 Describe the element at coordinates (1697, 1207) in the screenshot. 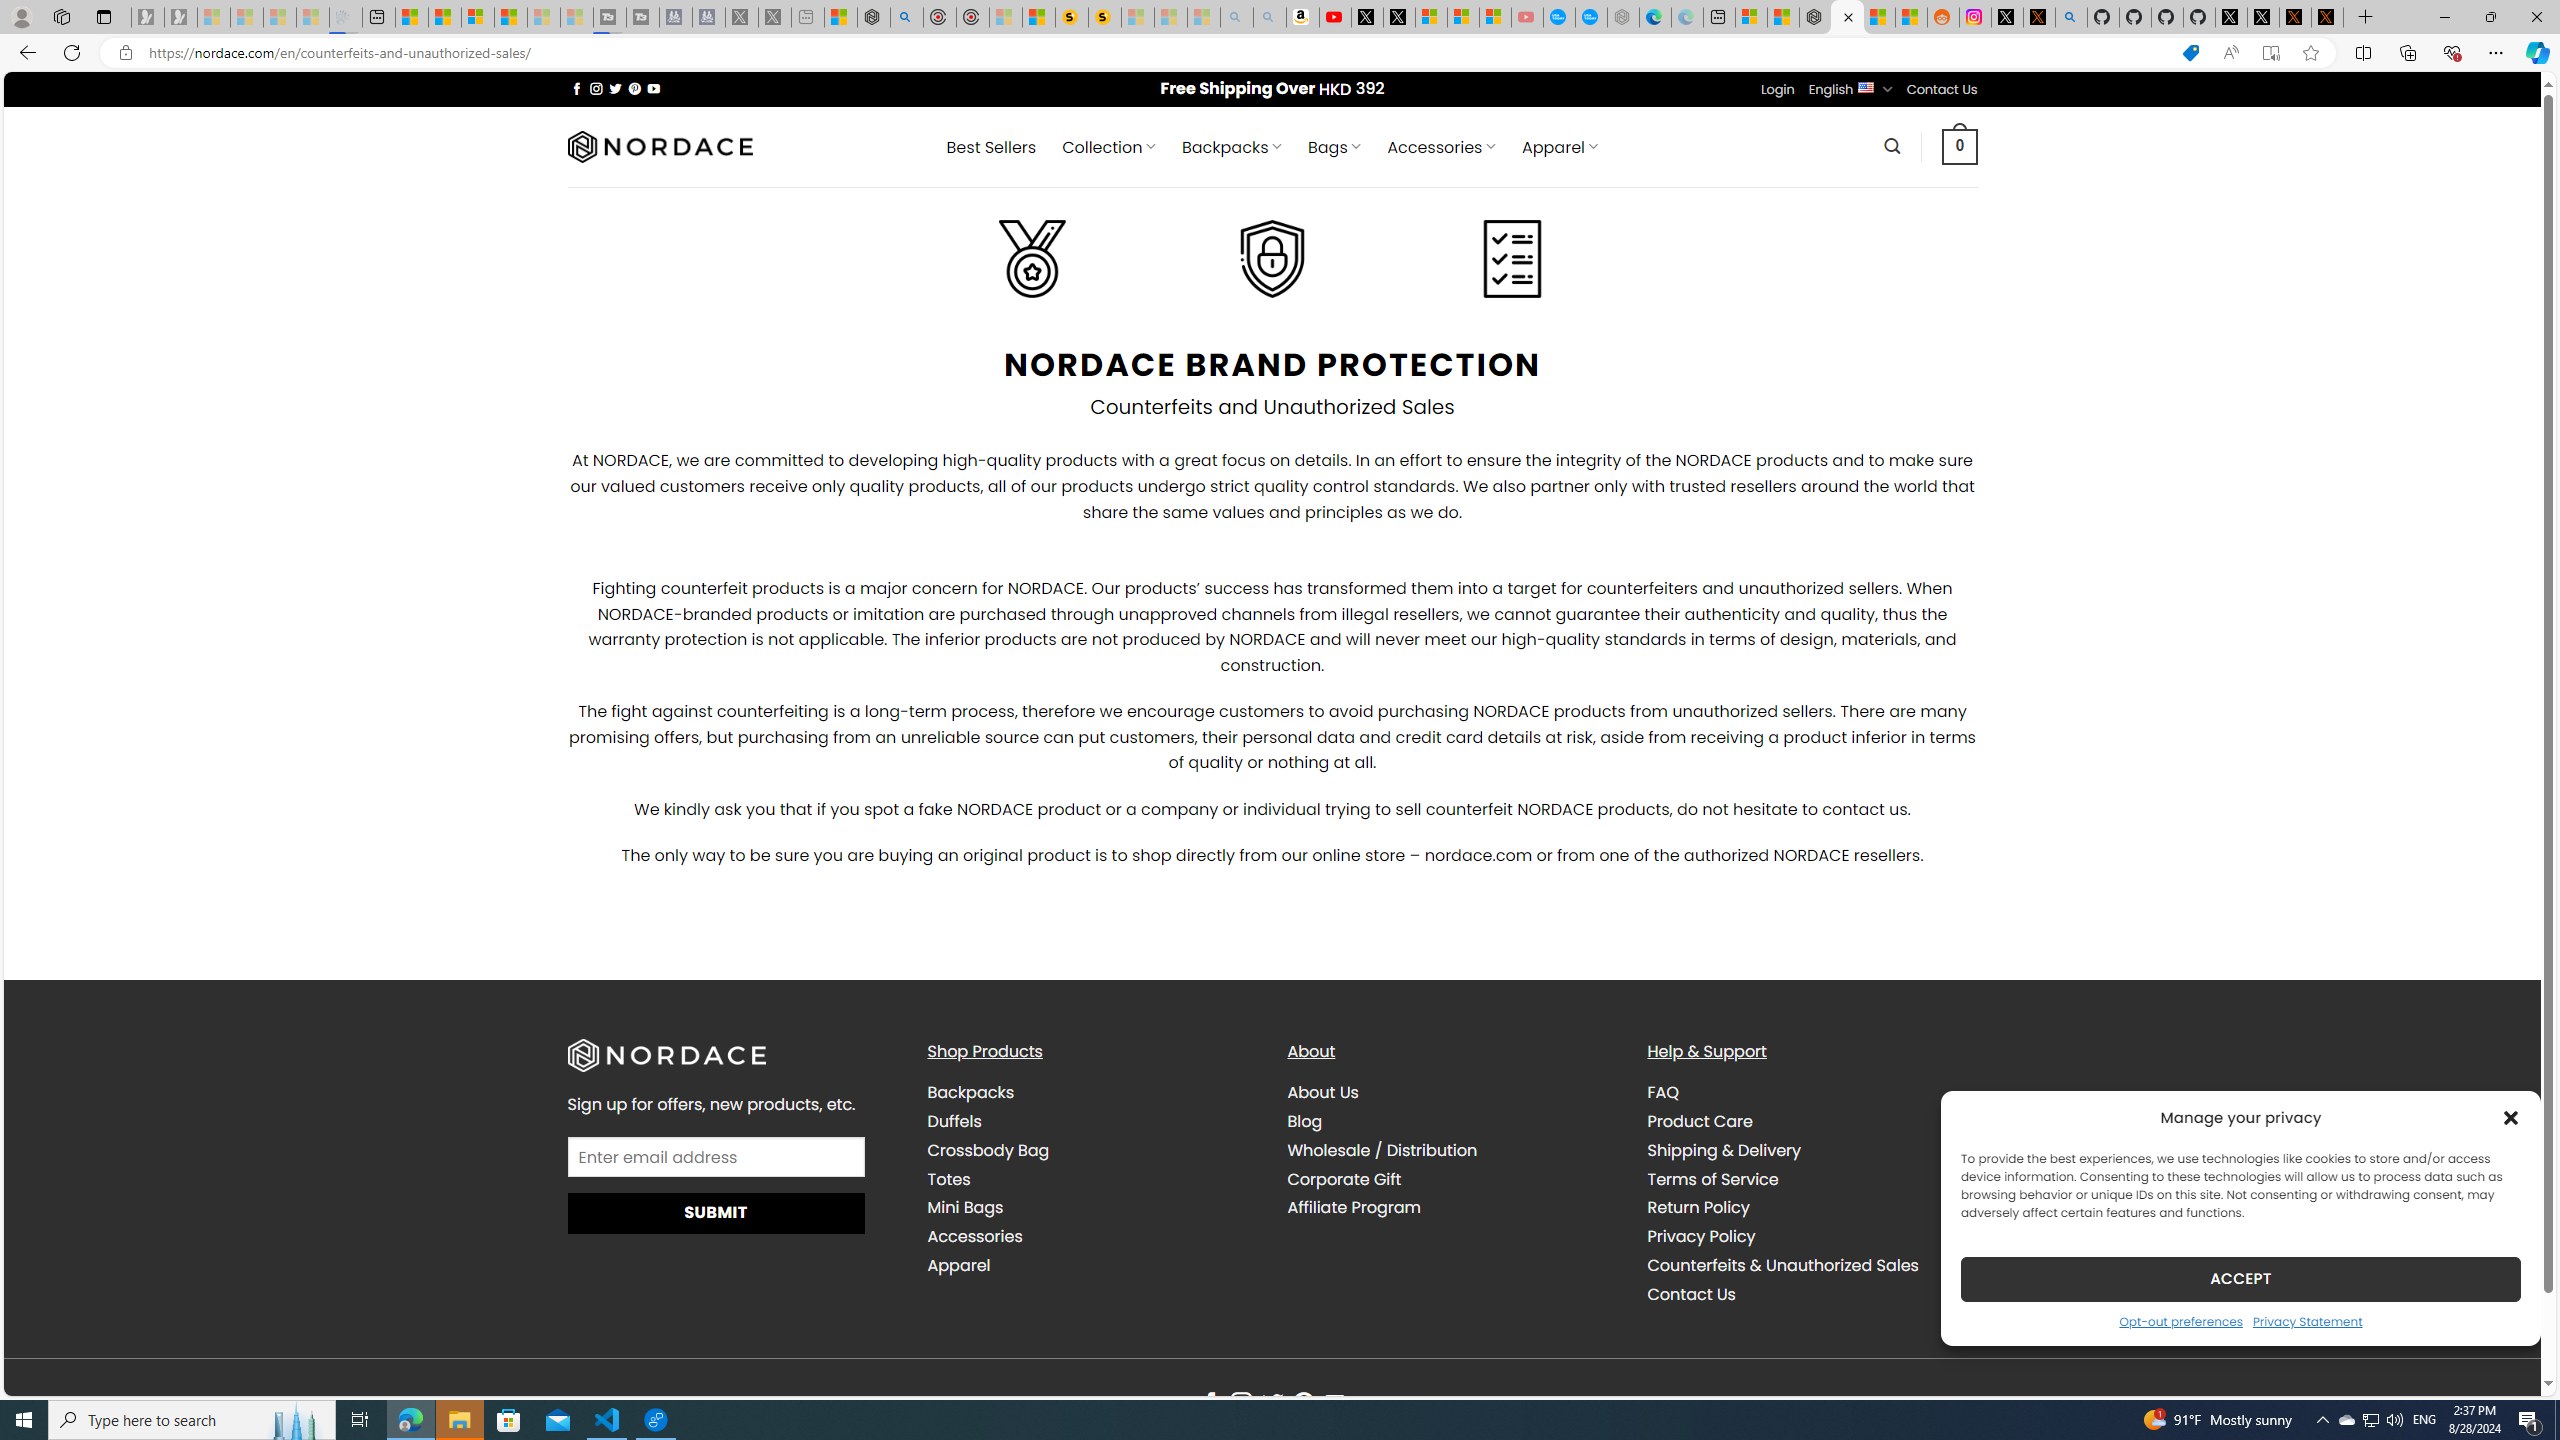

I see `'Return Policy'` at that location.